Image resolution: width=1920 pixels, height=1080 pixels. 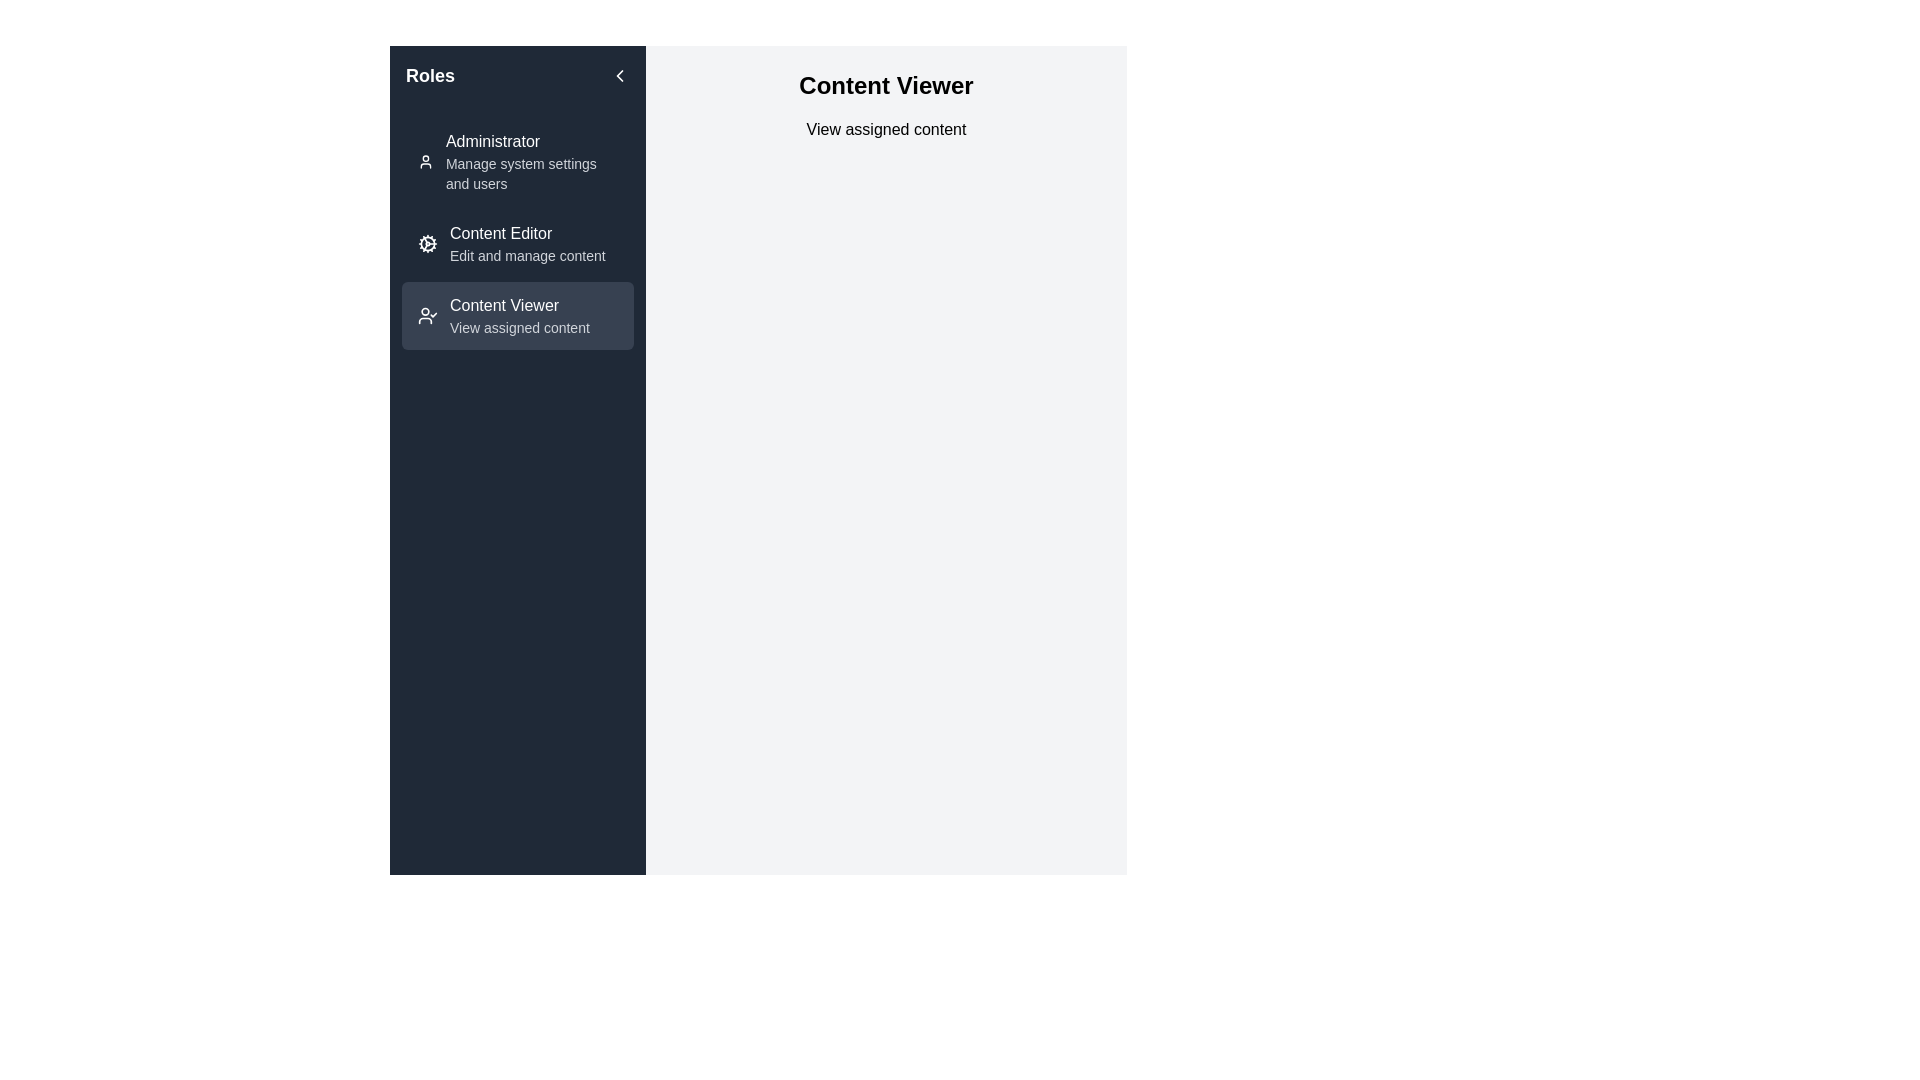 What do you see at coordinates (618, 75) in the screenshot?
I see `the left-pointing chevron button located in the upper-right quadrant of the dark-themed sidebar` at bounding box center [618, 75].